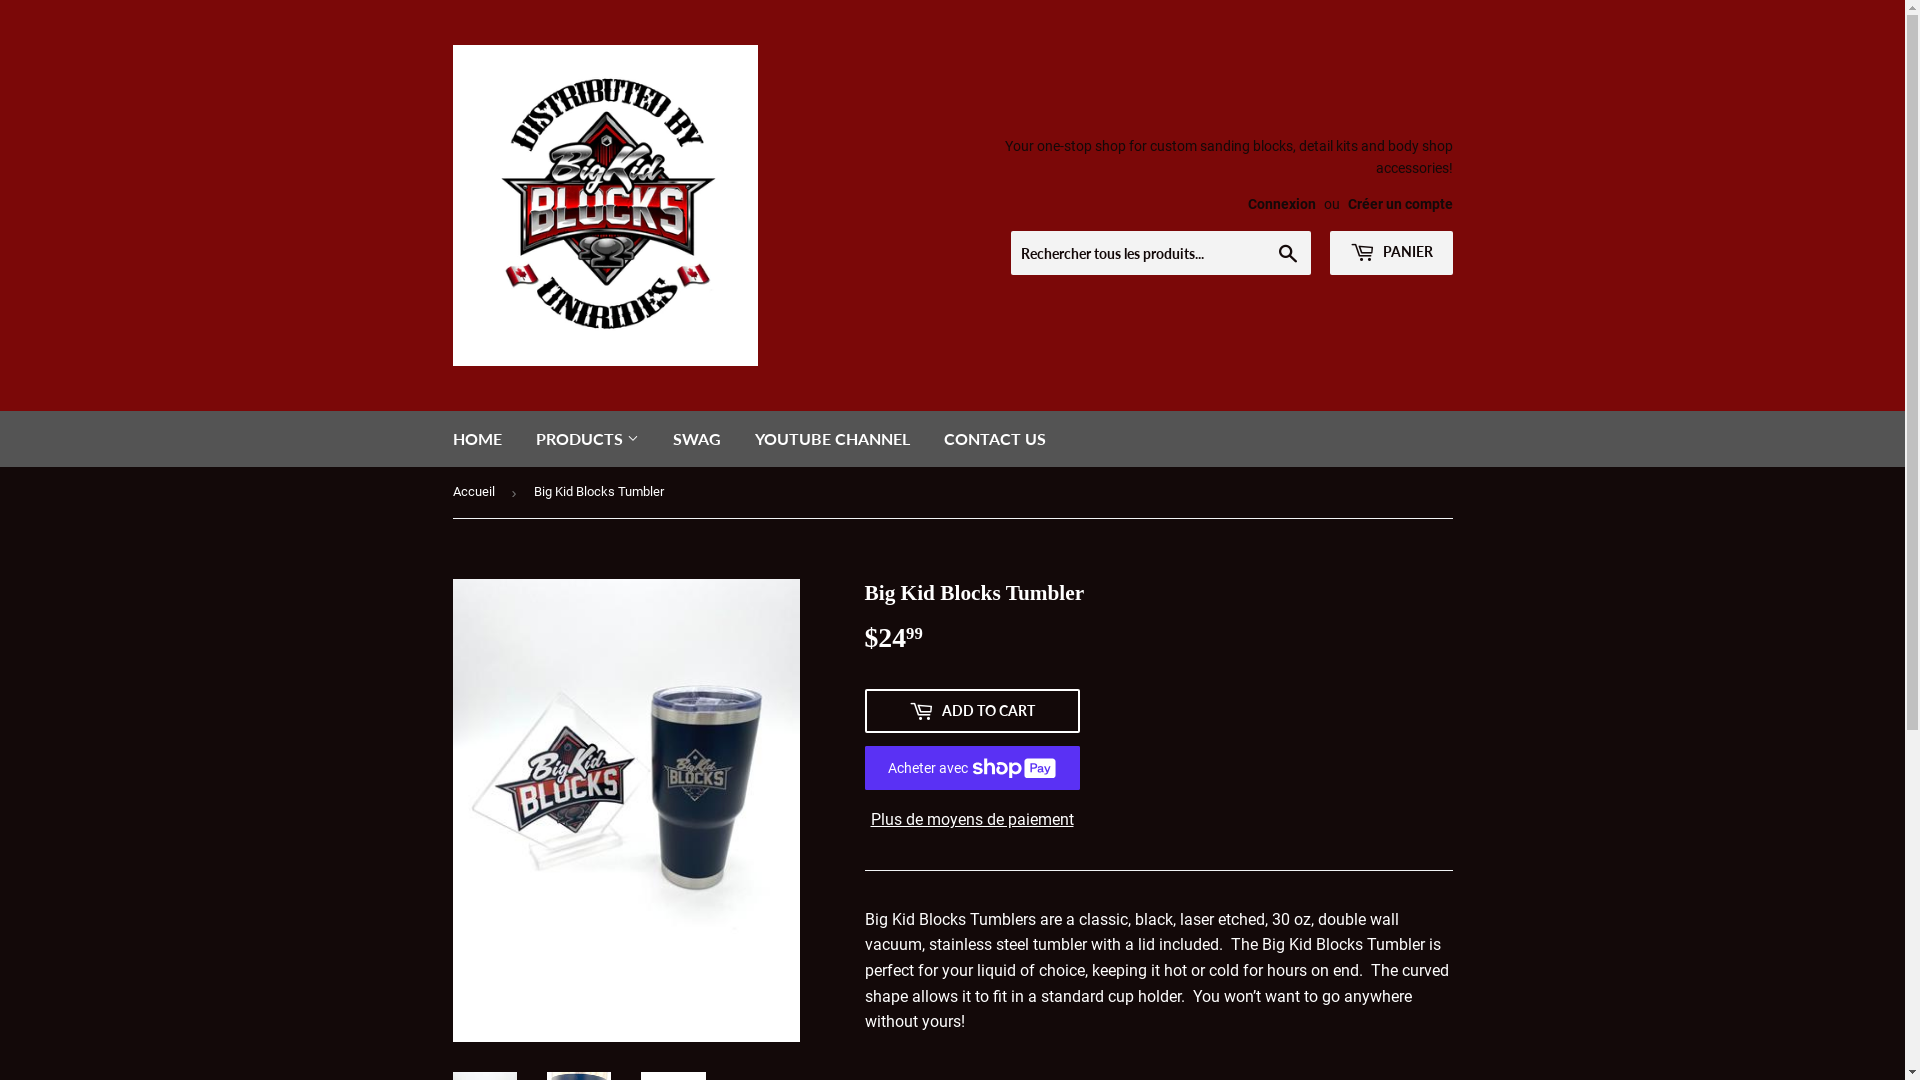  What do you see at coordinates (1247, 204) in the screenshot?
I see `'Connexion'` at bounding box center [1247, 204].